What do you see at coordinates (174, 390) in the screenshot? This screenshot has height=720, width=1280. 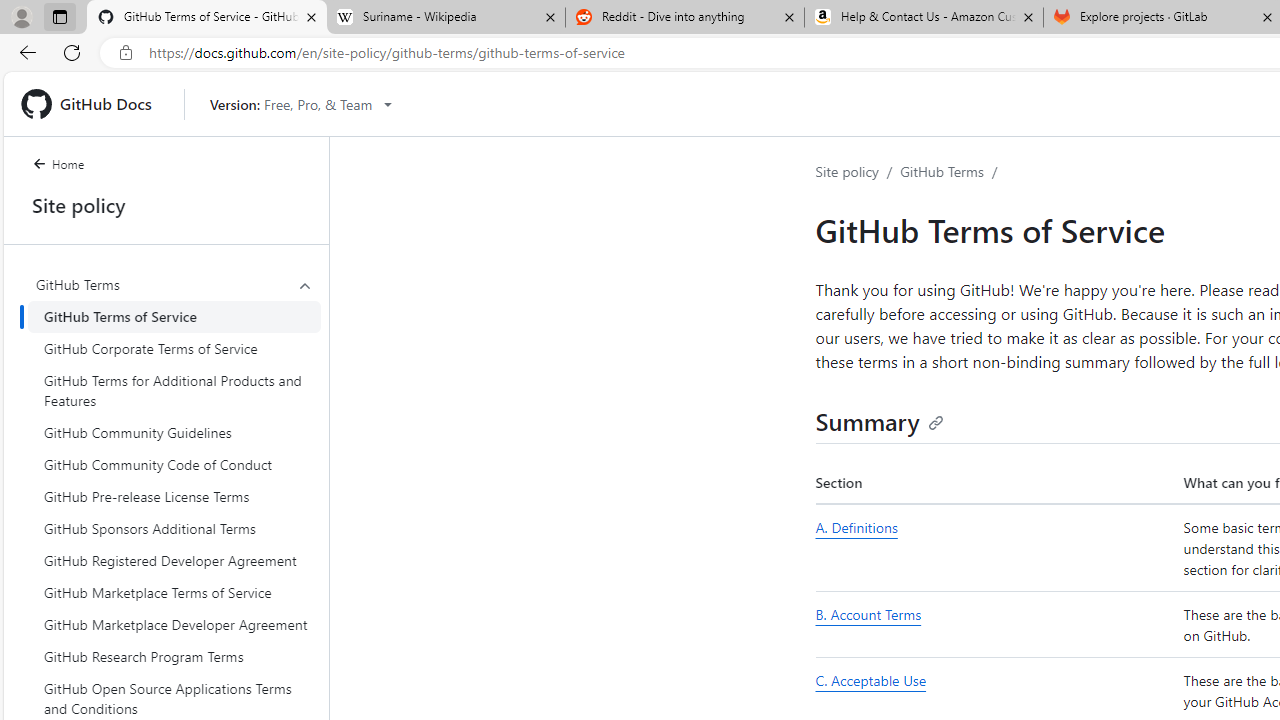 I see `'GitHub Terms for Additional Products and Features'` at bounding box center [174, 390].